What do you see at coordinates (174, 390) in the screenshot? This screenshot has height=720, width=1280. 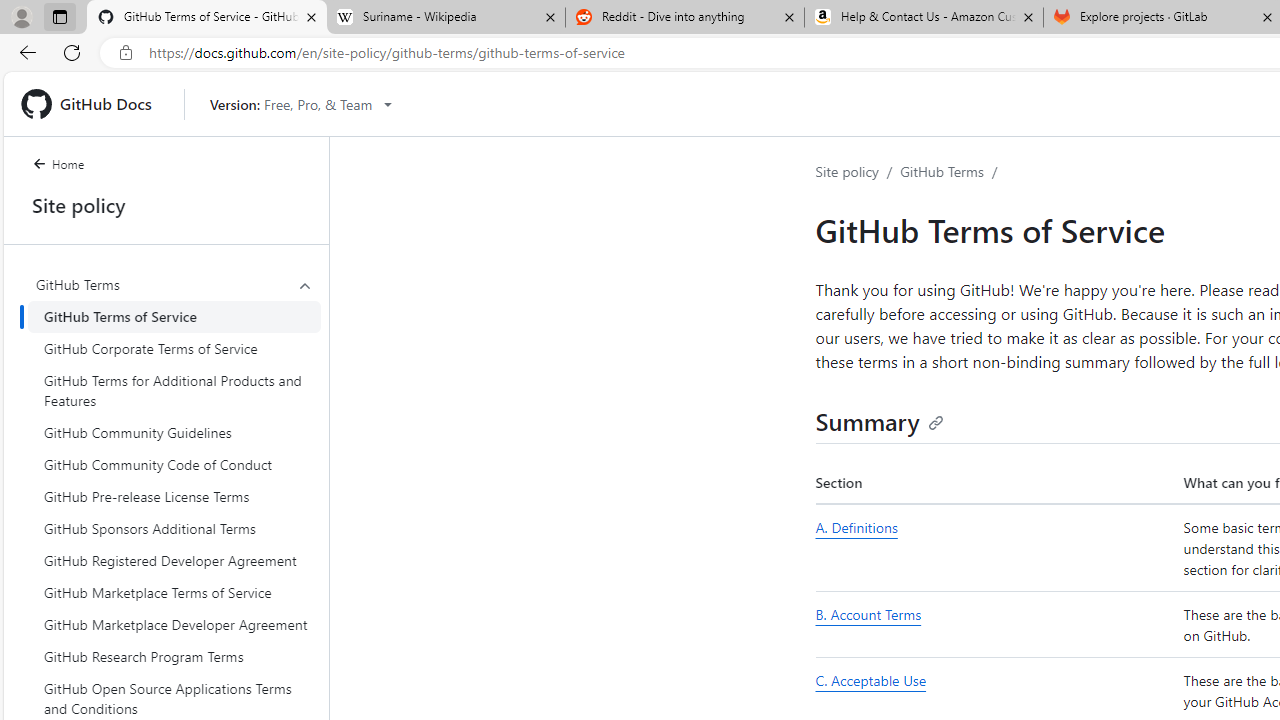 I see `'GitHub Terms for Additional Products and Features'` at bounding box center [174, 390].